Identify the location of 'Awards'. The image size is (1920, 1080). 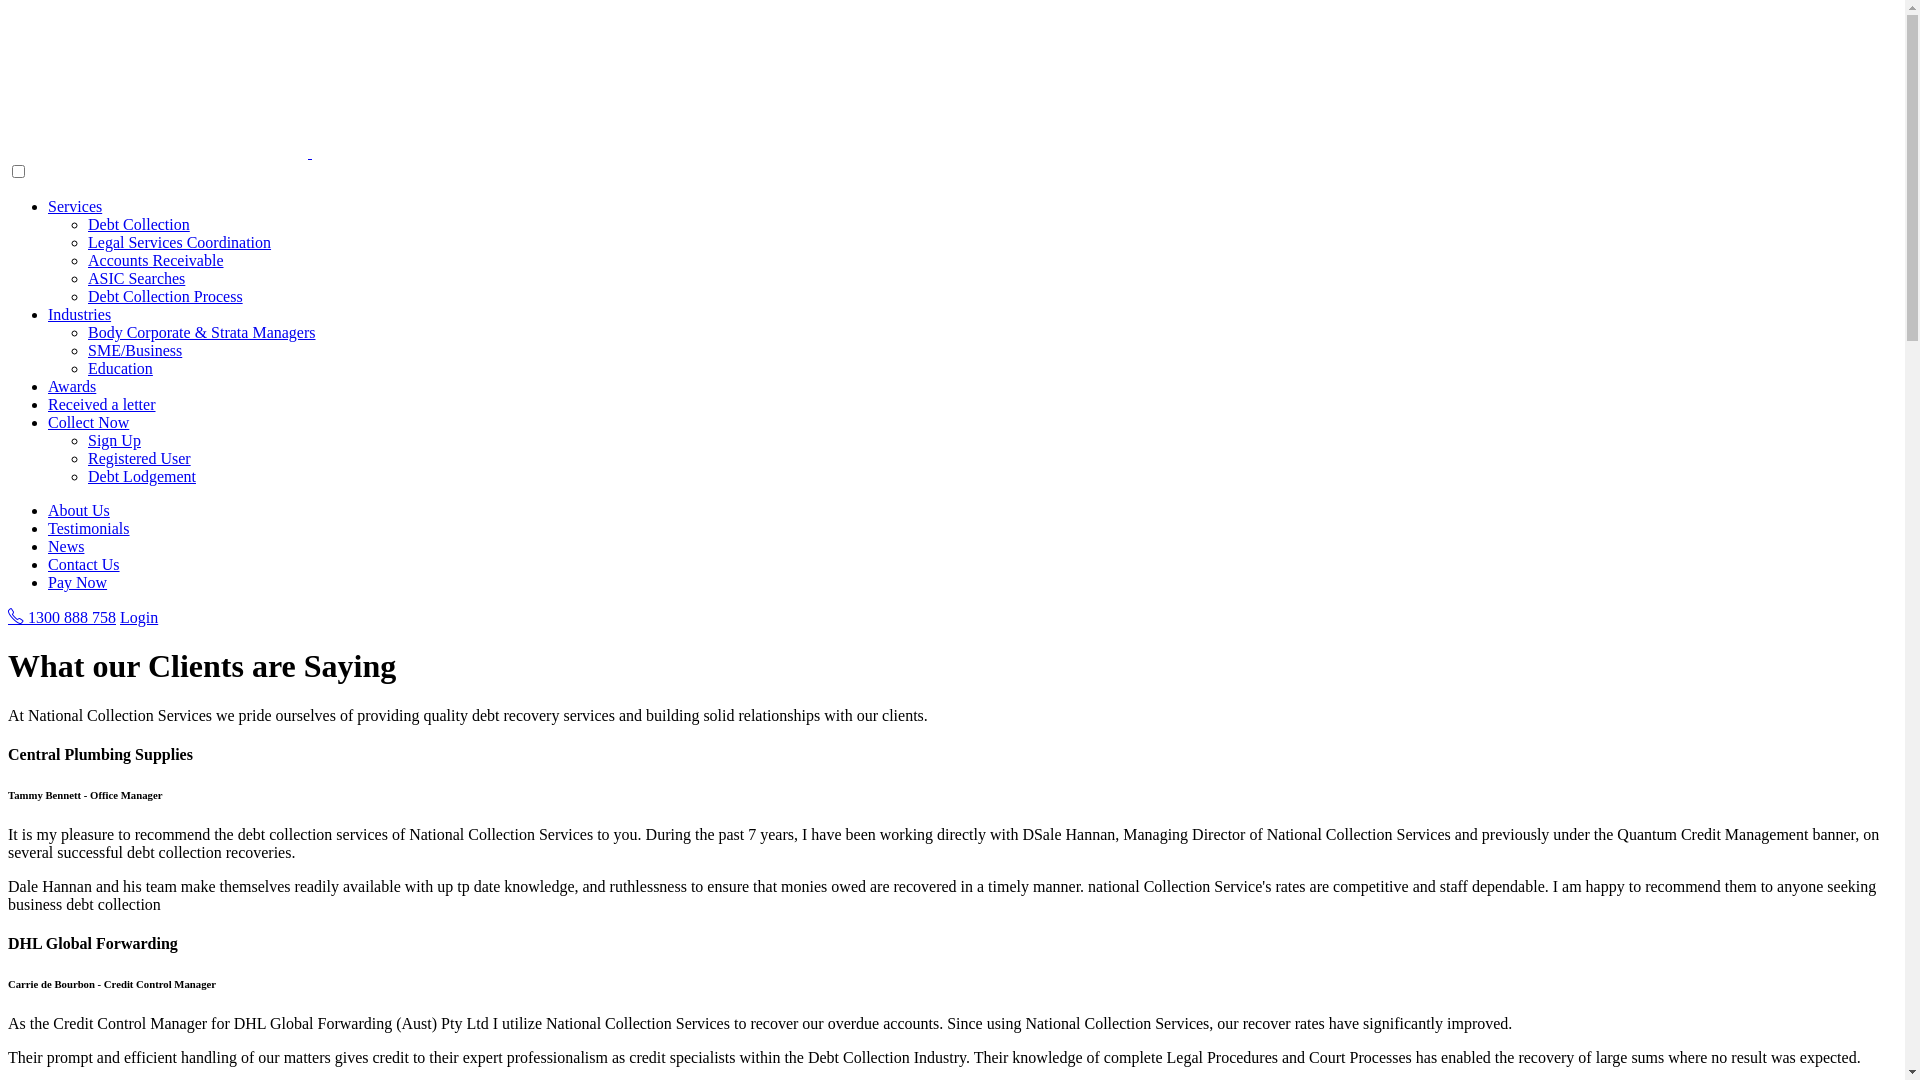
(72, 386).